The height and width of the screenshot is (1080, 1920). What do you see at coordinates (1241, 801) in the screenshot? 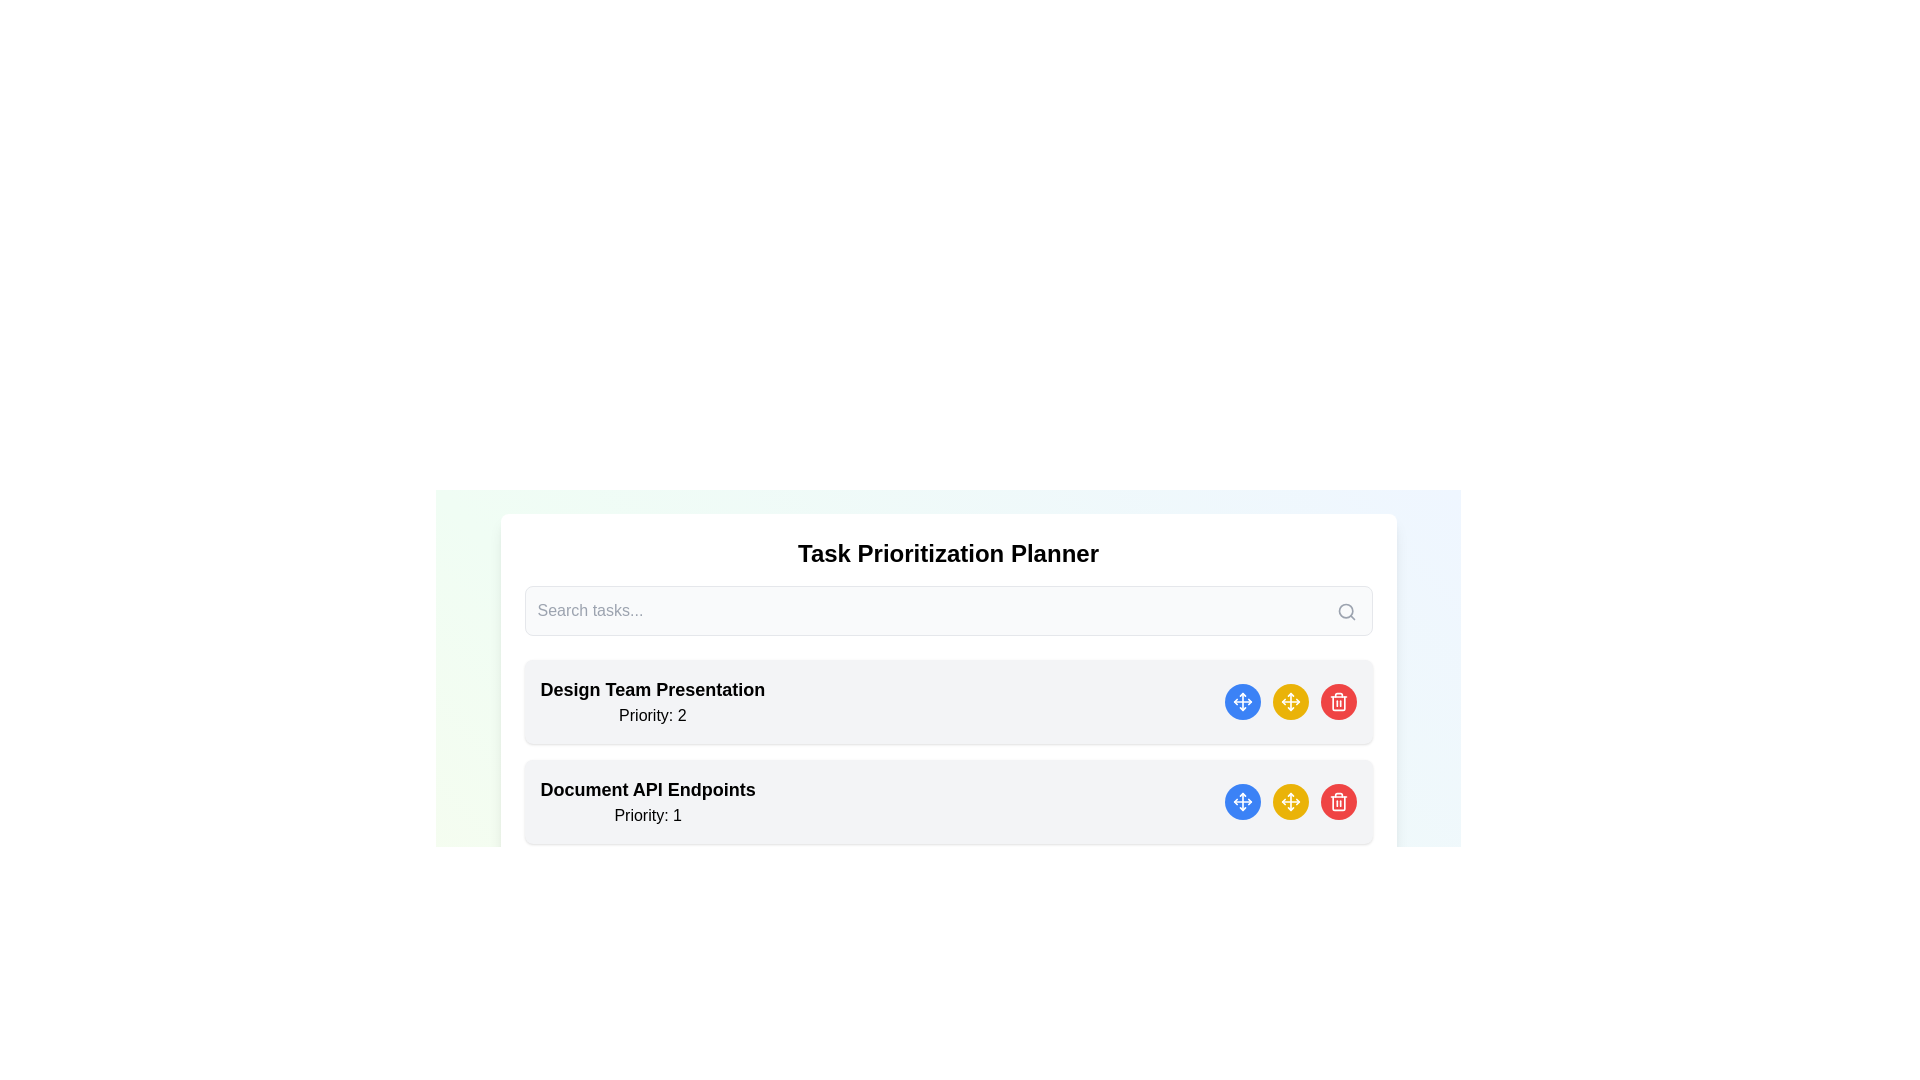
I see `the first button in the lower row of the task list section` at bounding box center [1241, 801].